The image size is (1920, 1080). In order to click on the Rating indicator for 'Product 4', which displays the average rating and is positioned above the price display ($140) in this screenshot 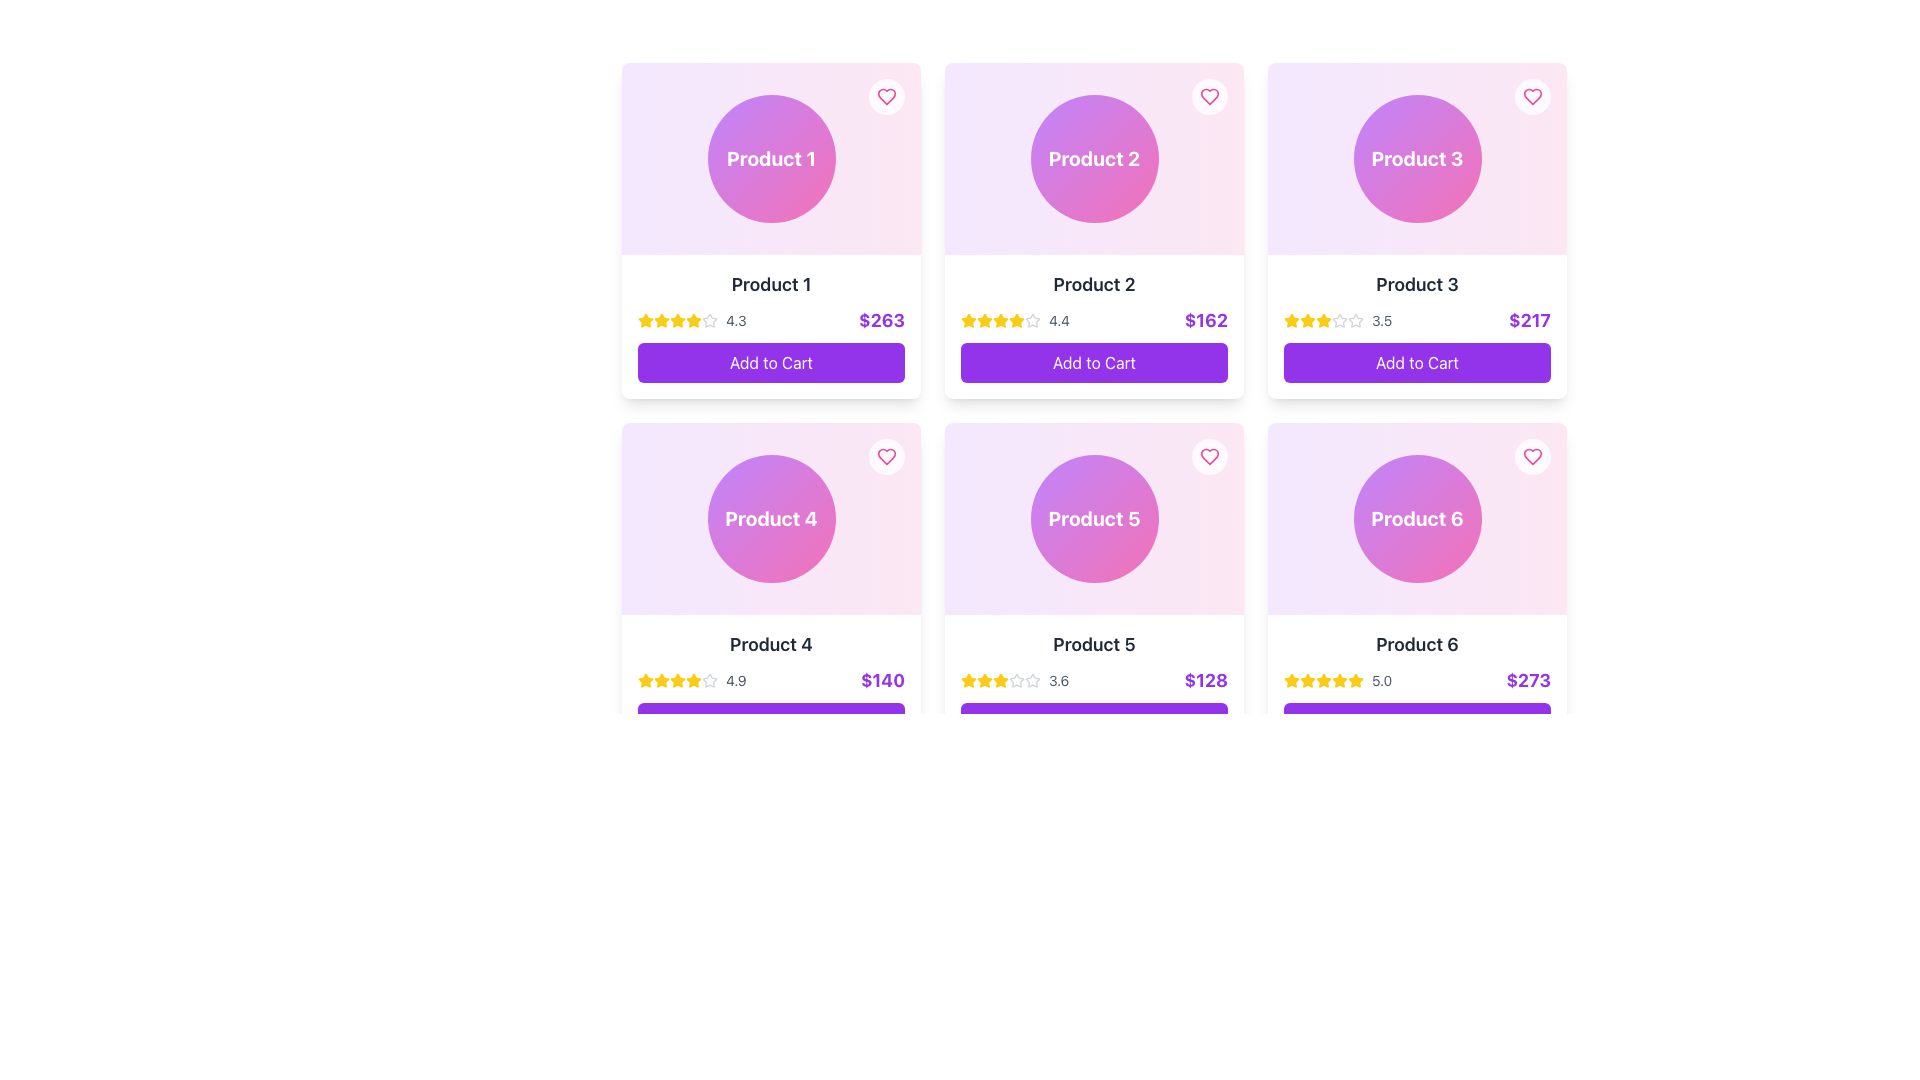, I will do `click(692, 680)`.